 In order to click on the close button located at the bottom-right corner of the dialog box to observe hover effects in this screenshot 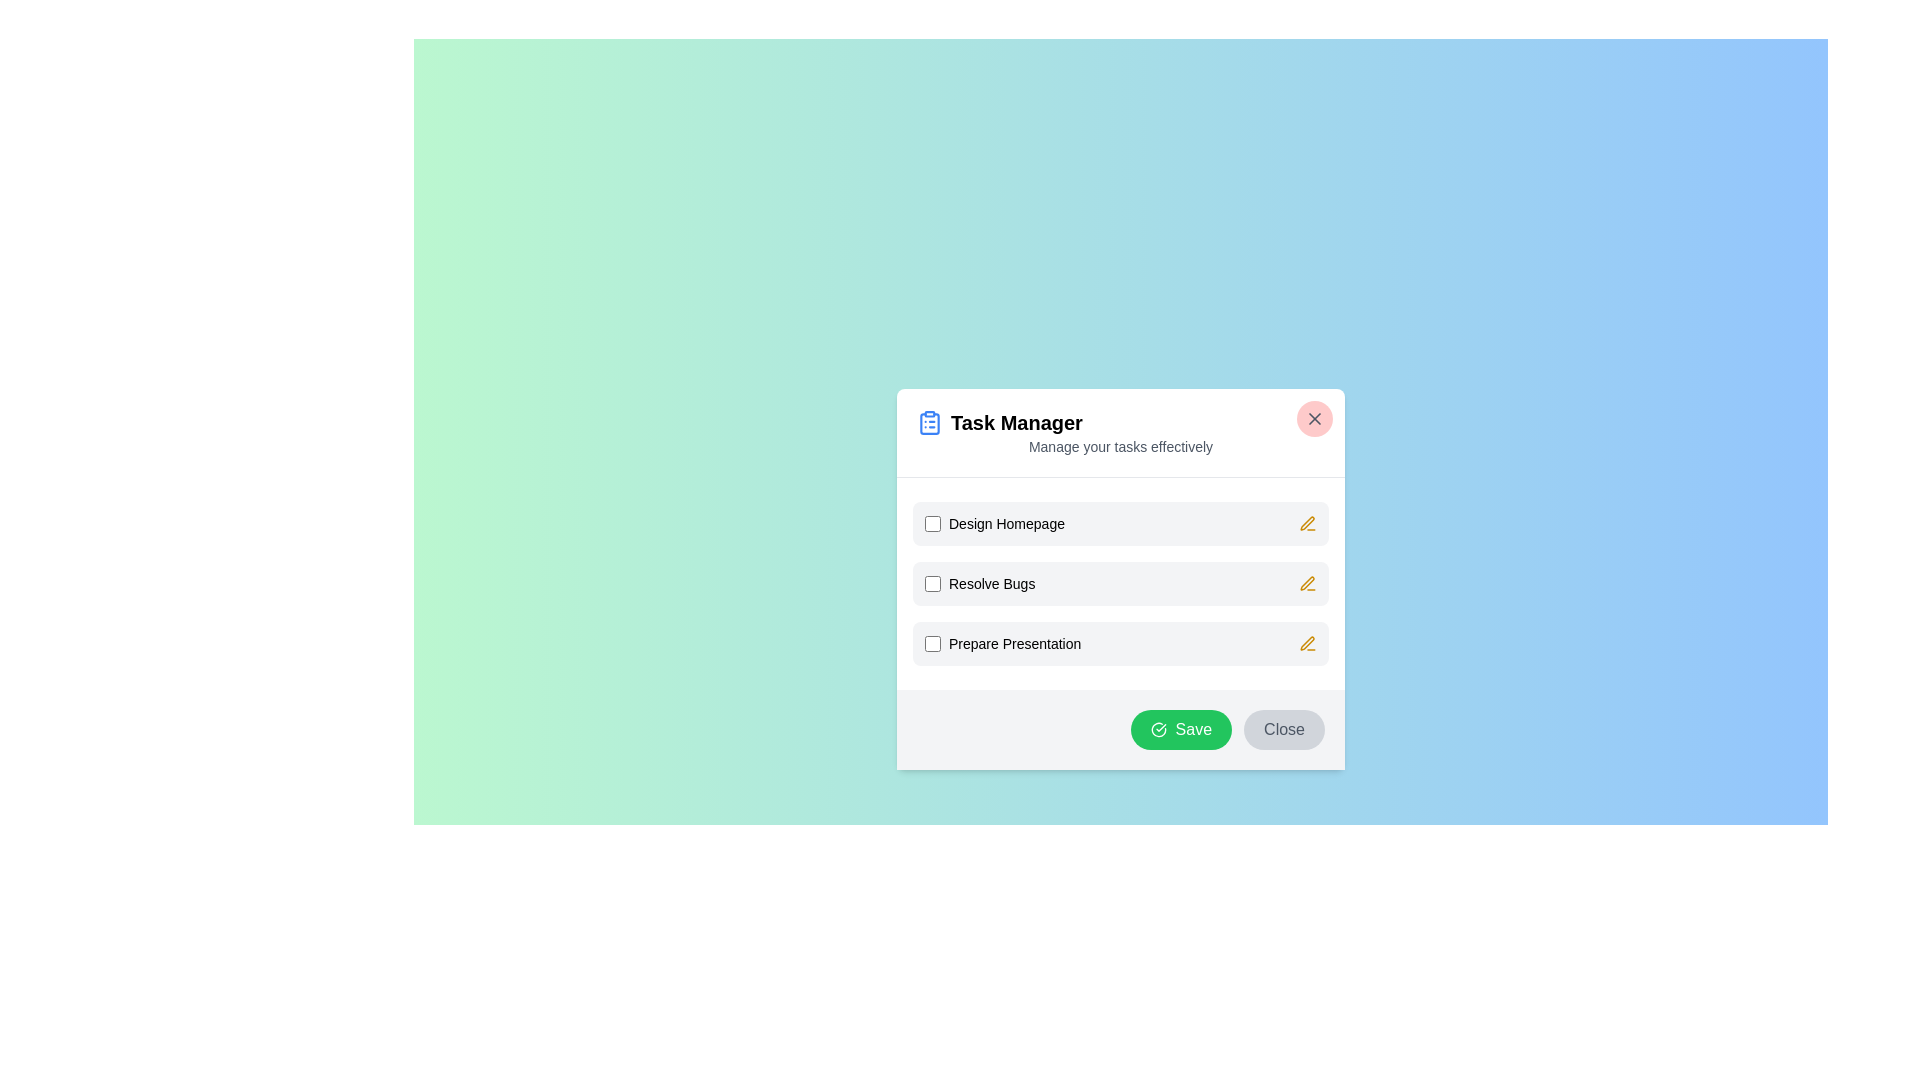, I will do `click(1284, 729)`.